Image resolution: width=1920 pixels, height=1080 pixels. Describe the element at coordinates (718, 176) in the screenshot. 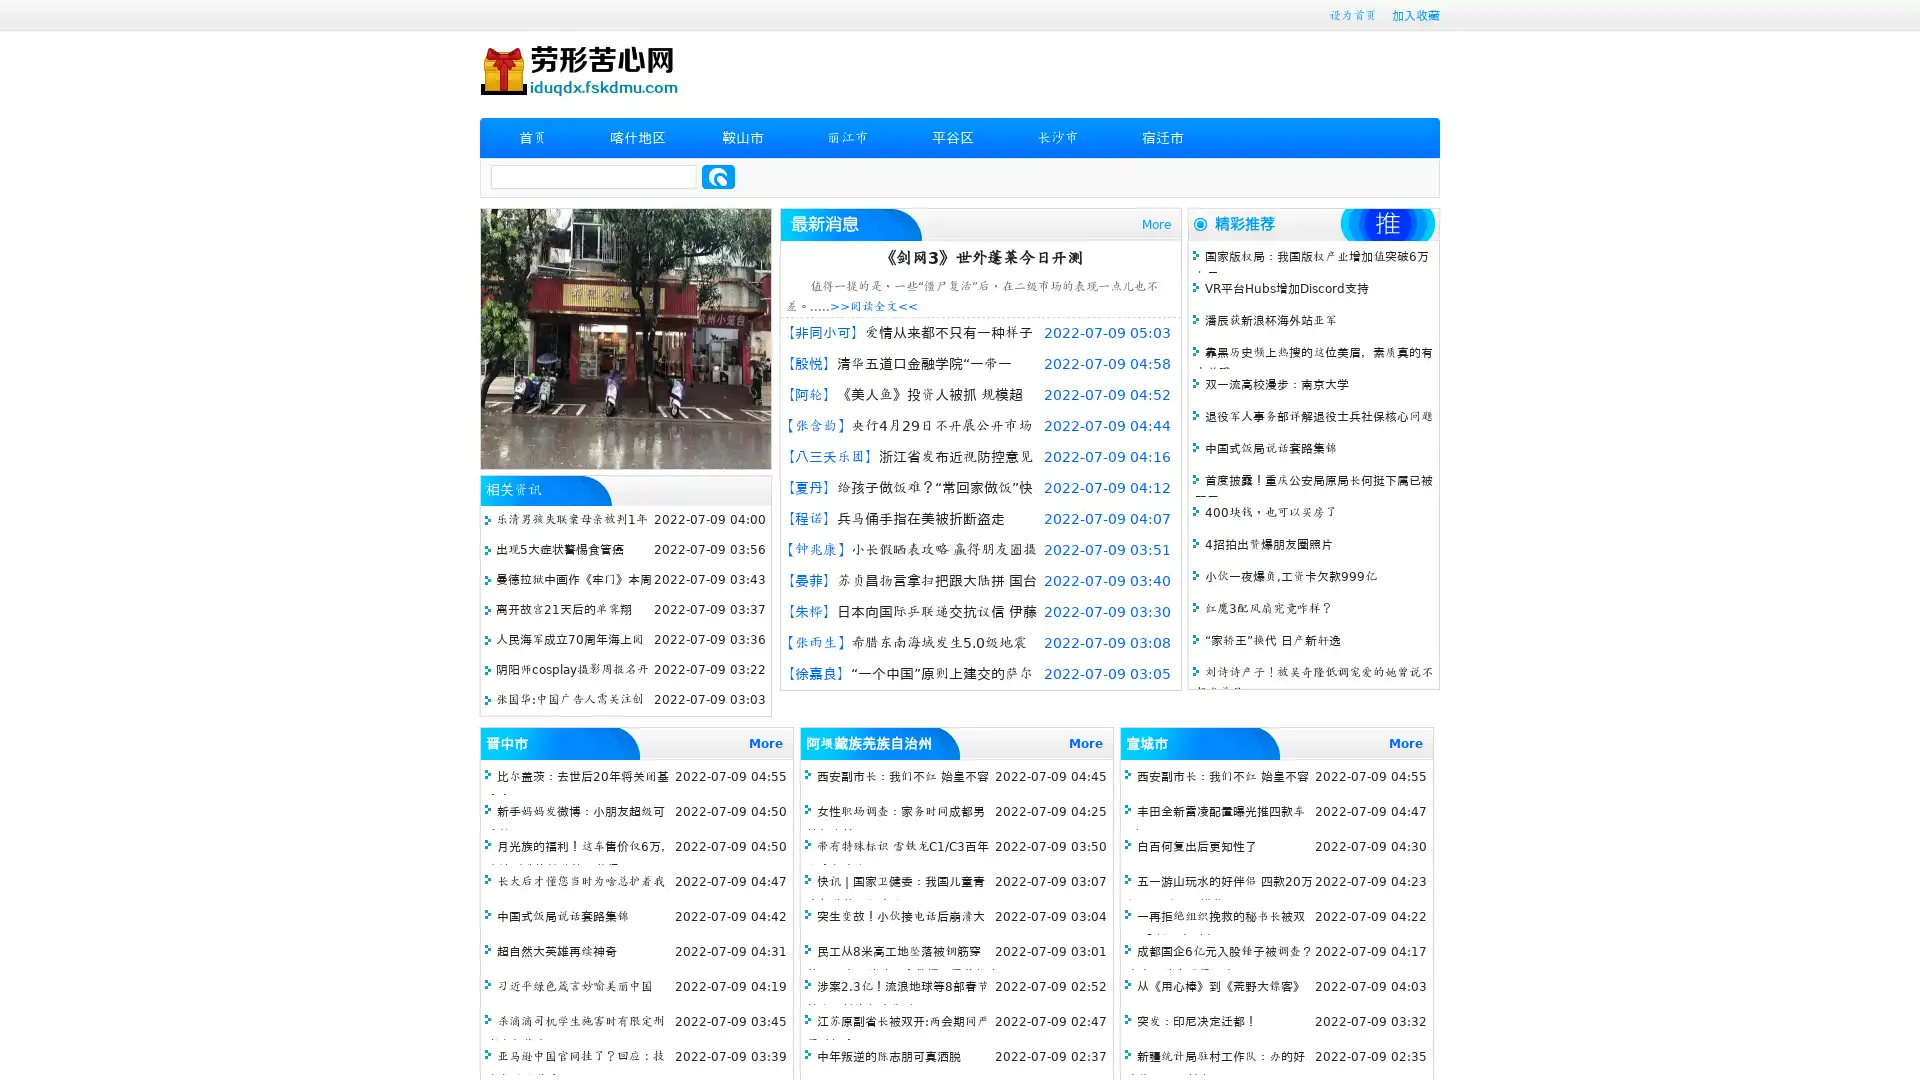

I see `Search` at that location.